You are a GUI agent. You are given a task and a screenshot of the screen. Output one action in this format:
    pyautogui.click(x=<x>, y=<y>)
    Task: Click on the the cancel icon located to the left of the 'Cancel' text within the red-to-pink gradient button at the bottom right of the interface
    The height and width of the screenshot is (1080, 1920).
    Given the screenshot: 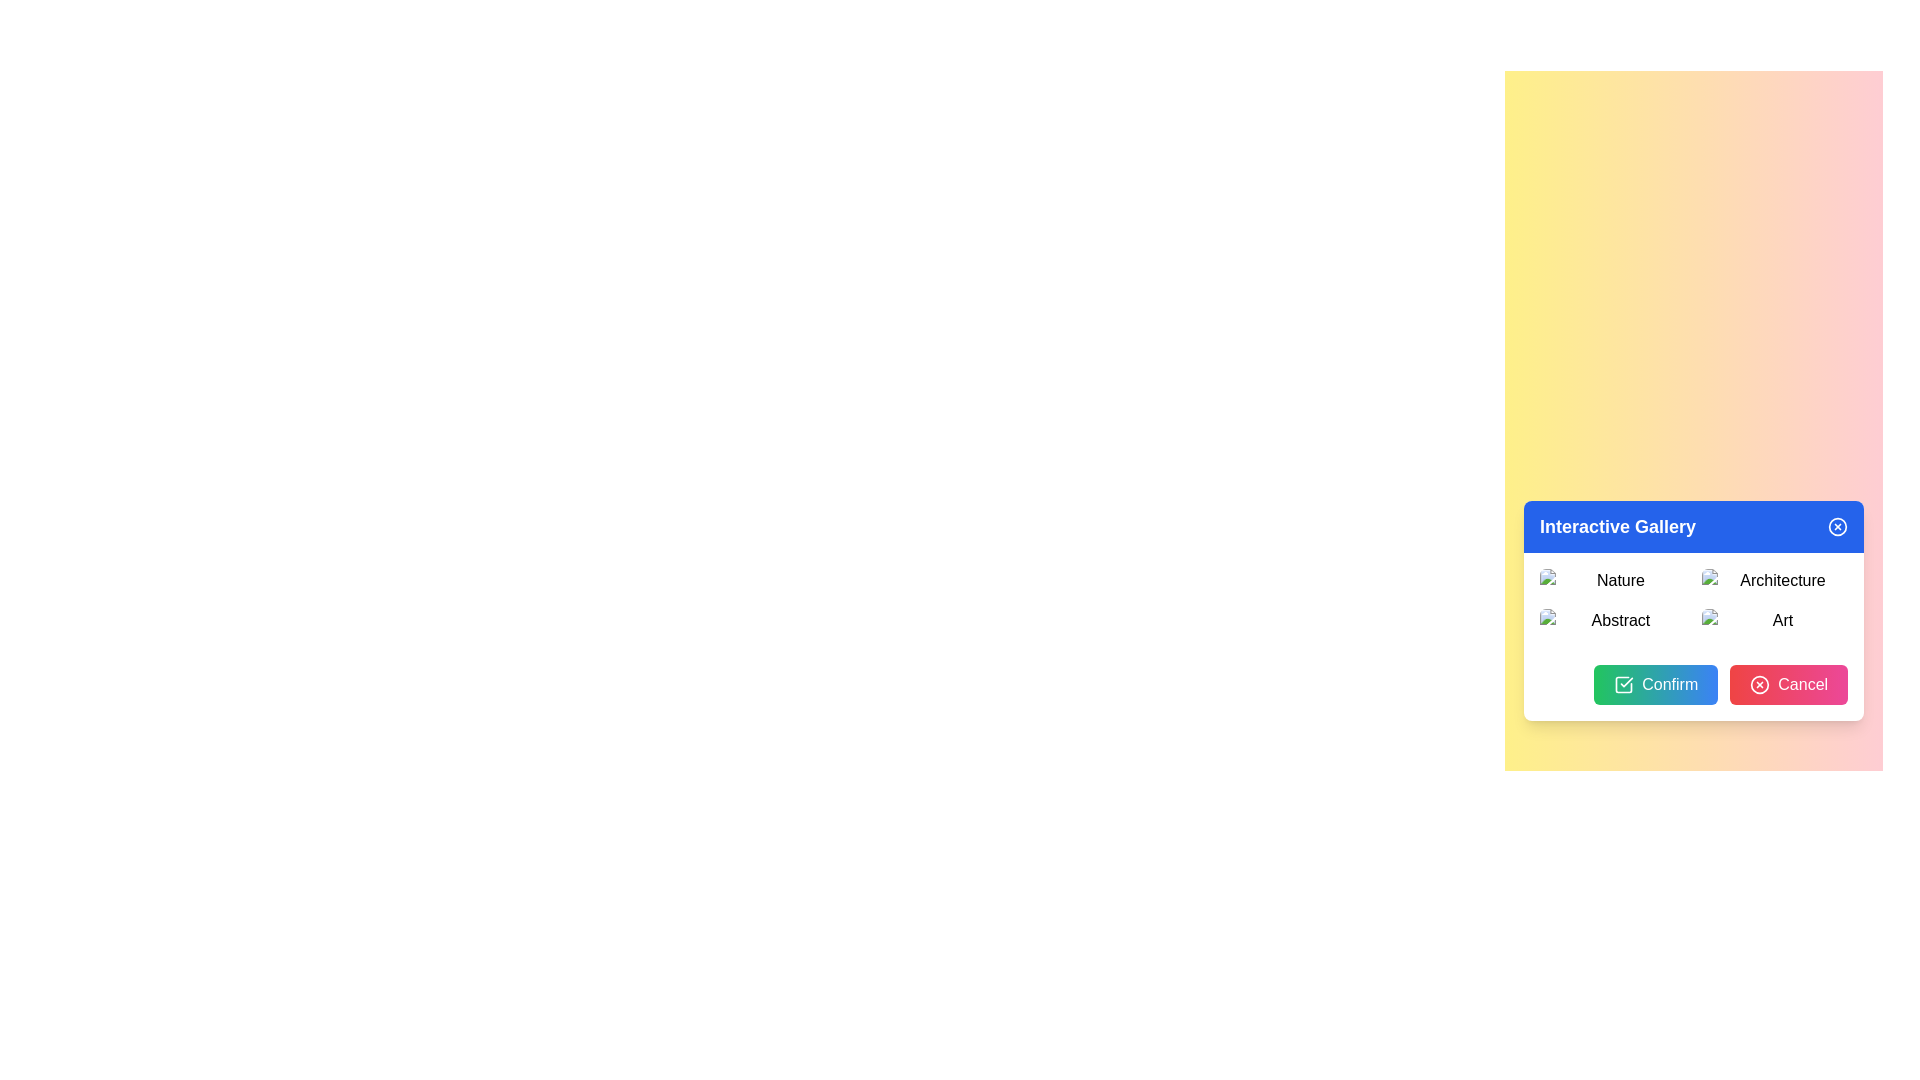 What is the action you would take?
    pyautogui.click(x=1760, y=684)
    